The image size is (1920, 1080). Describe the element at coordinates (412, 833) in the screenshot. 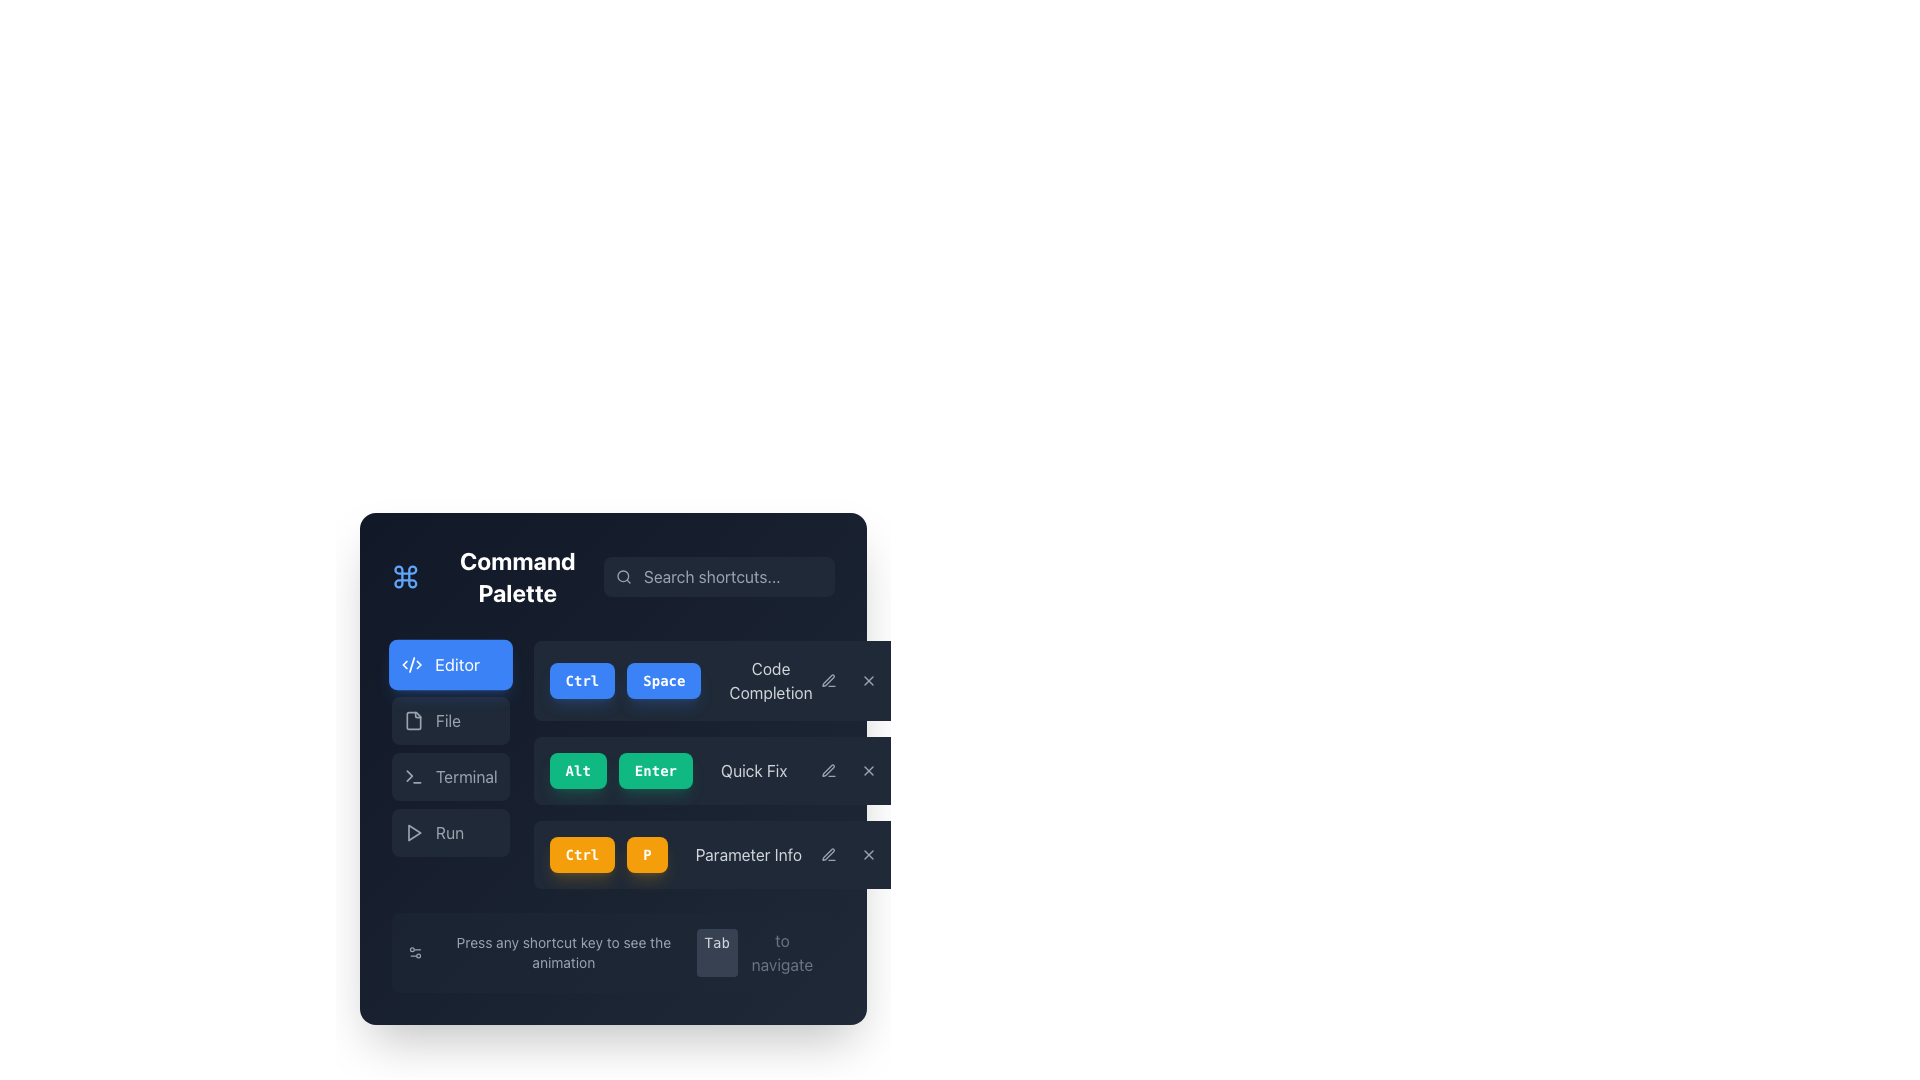

I see `the play or 'Run' icon located to the left of the text 'Run' in the vertically stacked menu to initiate the associated action` at that location.